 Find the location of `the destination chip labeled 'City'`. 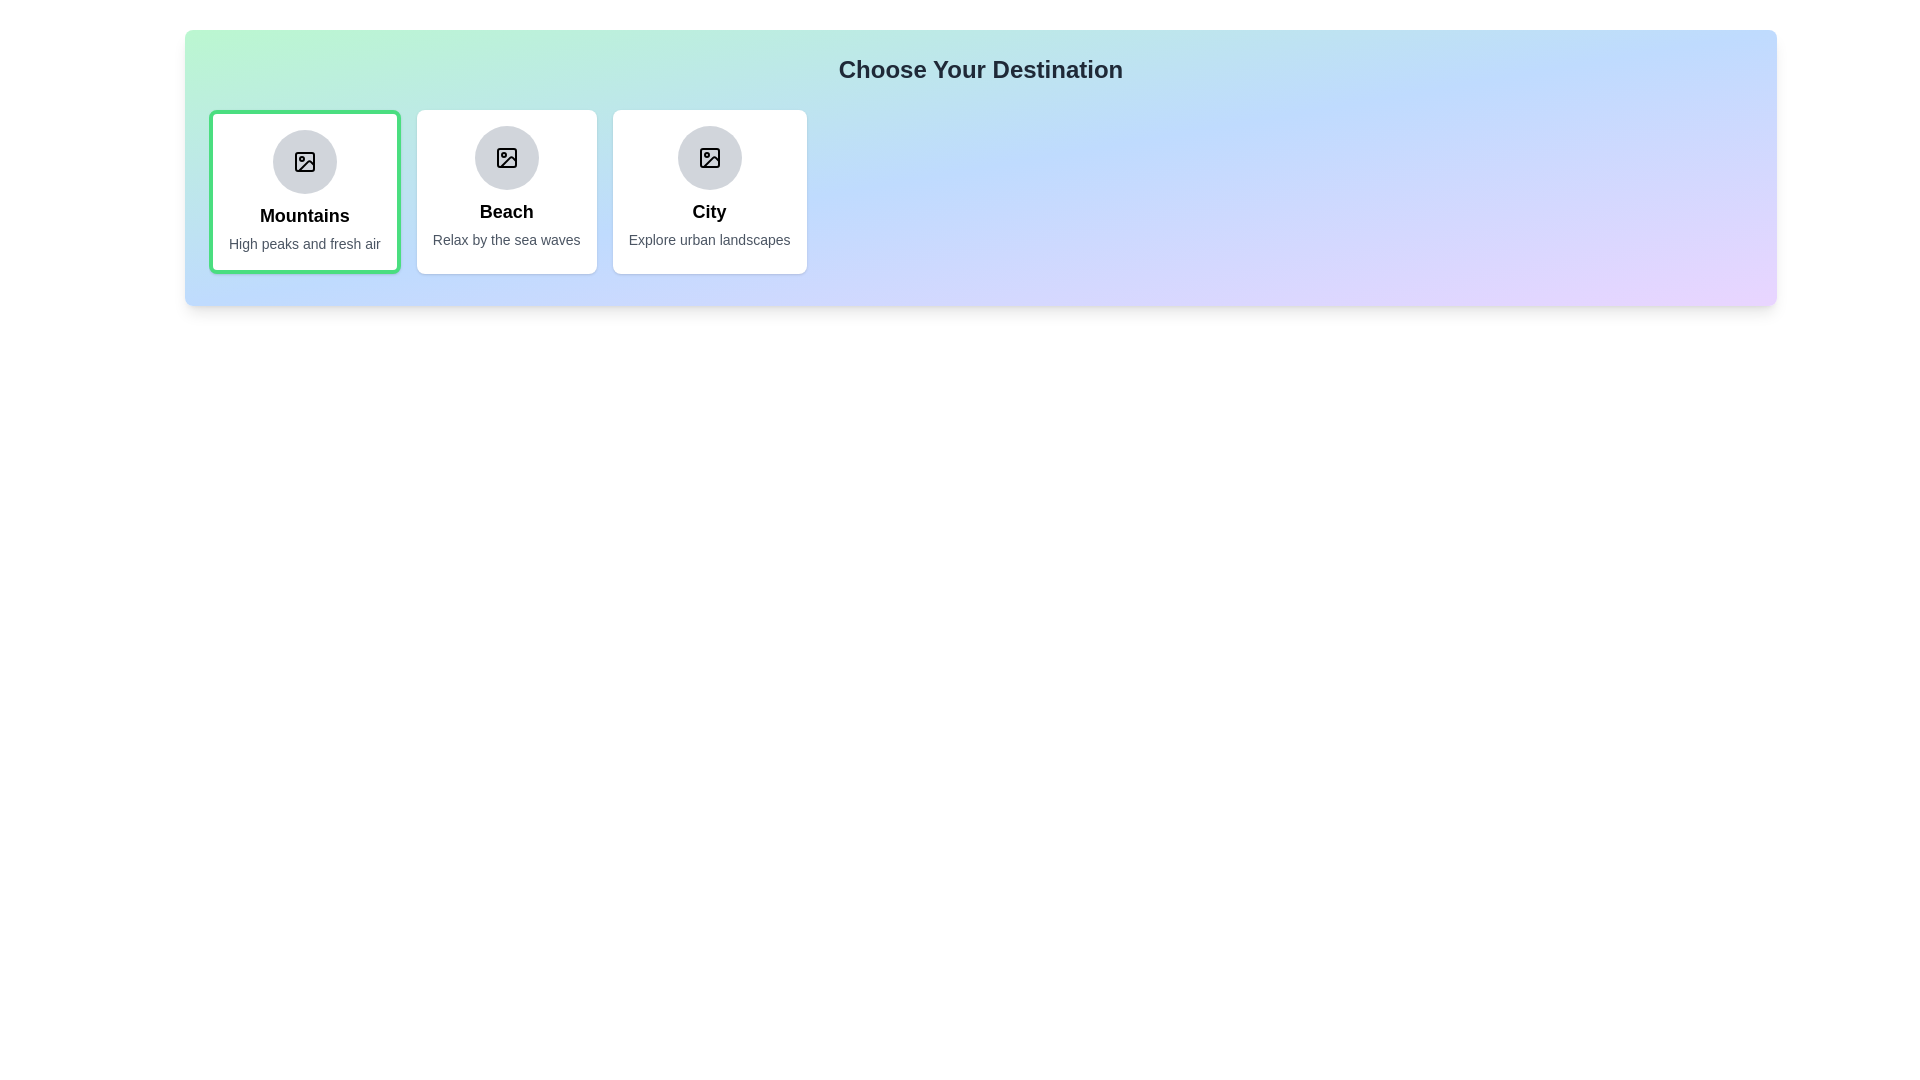

the destination chip labeled 'City' is located at coordinates (709, 192).